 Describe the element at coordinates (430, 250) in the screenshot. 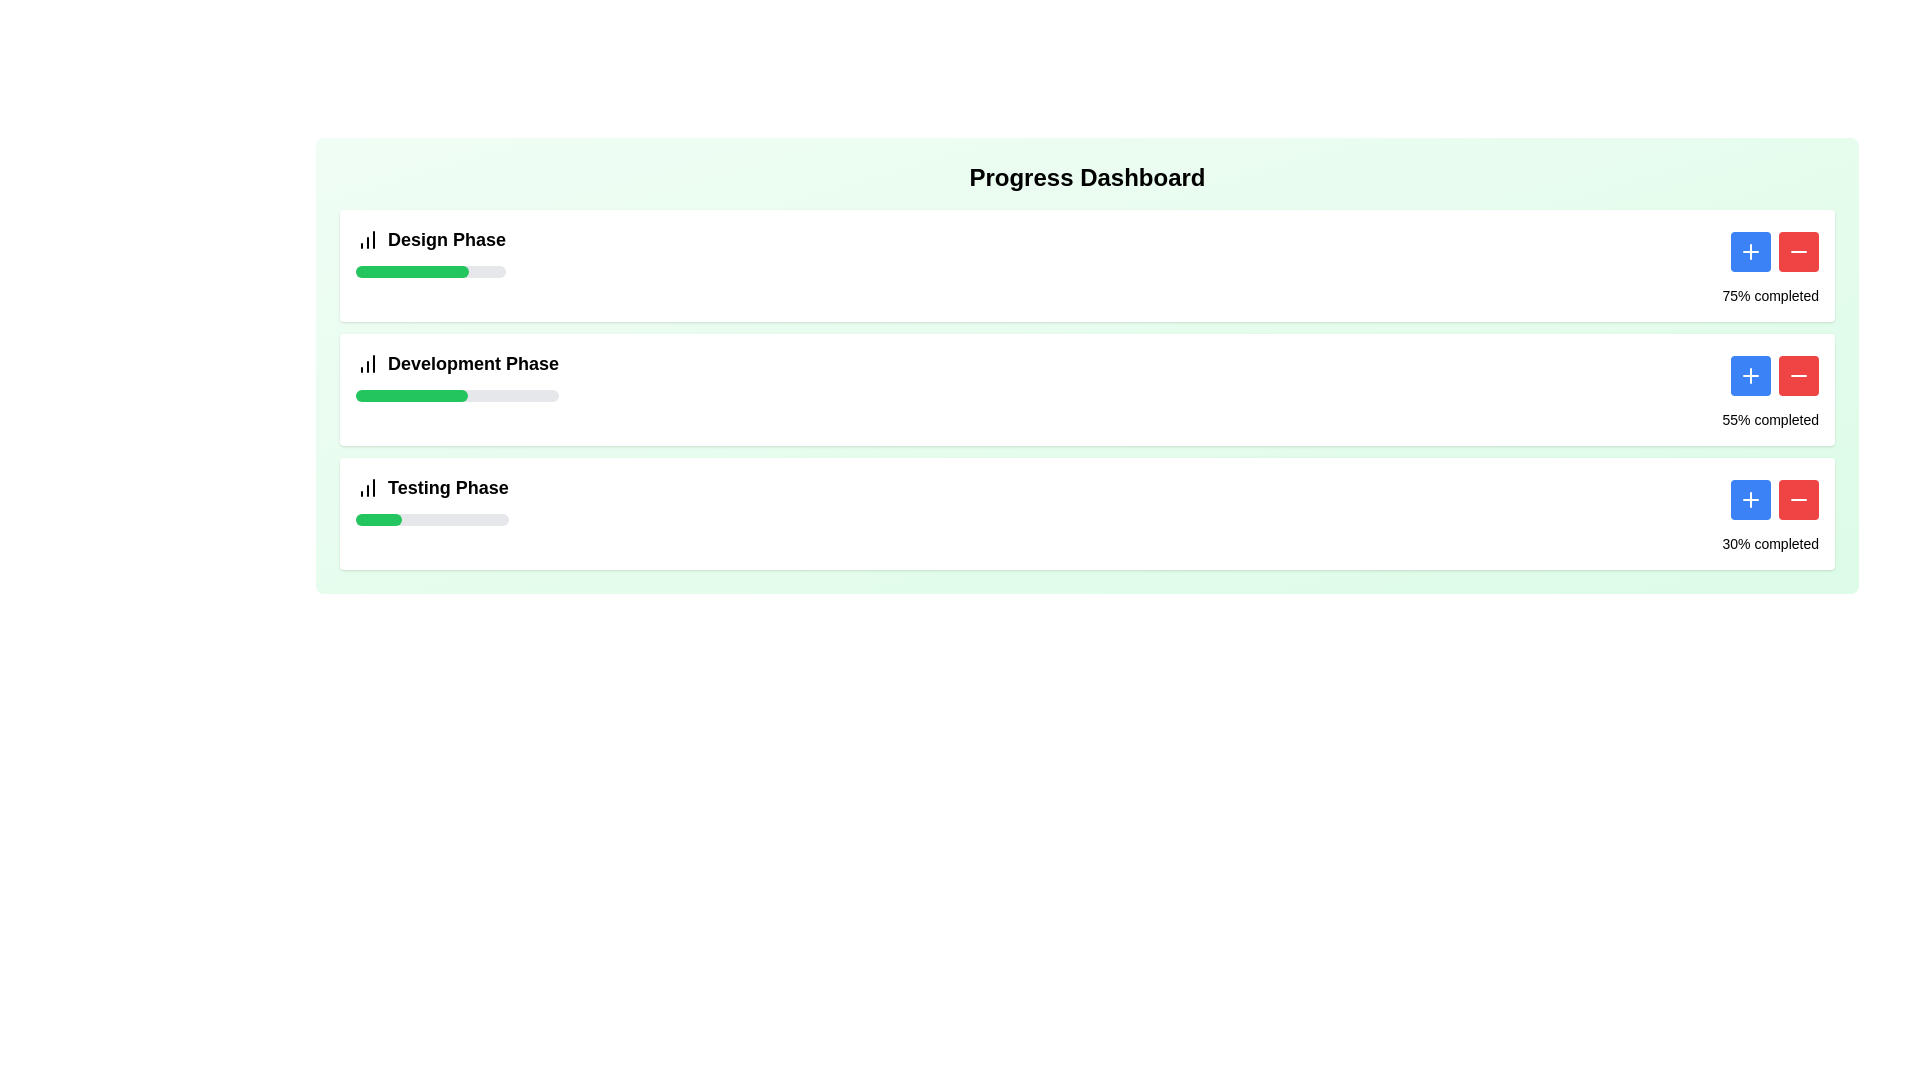

I see `the 'Design Phase' text label located in the first card at the top left section of the interface, which is adjacent to a bar chart icon and above a green progress bar` at that location.